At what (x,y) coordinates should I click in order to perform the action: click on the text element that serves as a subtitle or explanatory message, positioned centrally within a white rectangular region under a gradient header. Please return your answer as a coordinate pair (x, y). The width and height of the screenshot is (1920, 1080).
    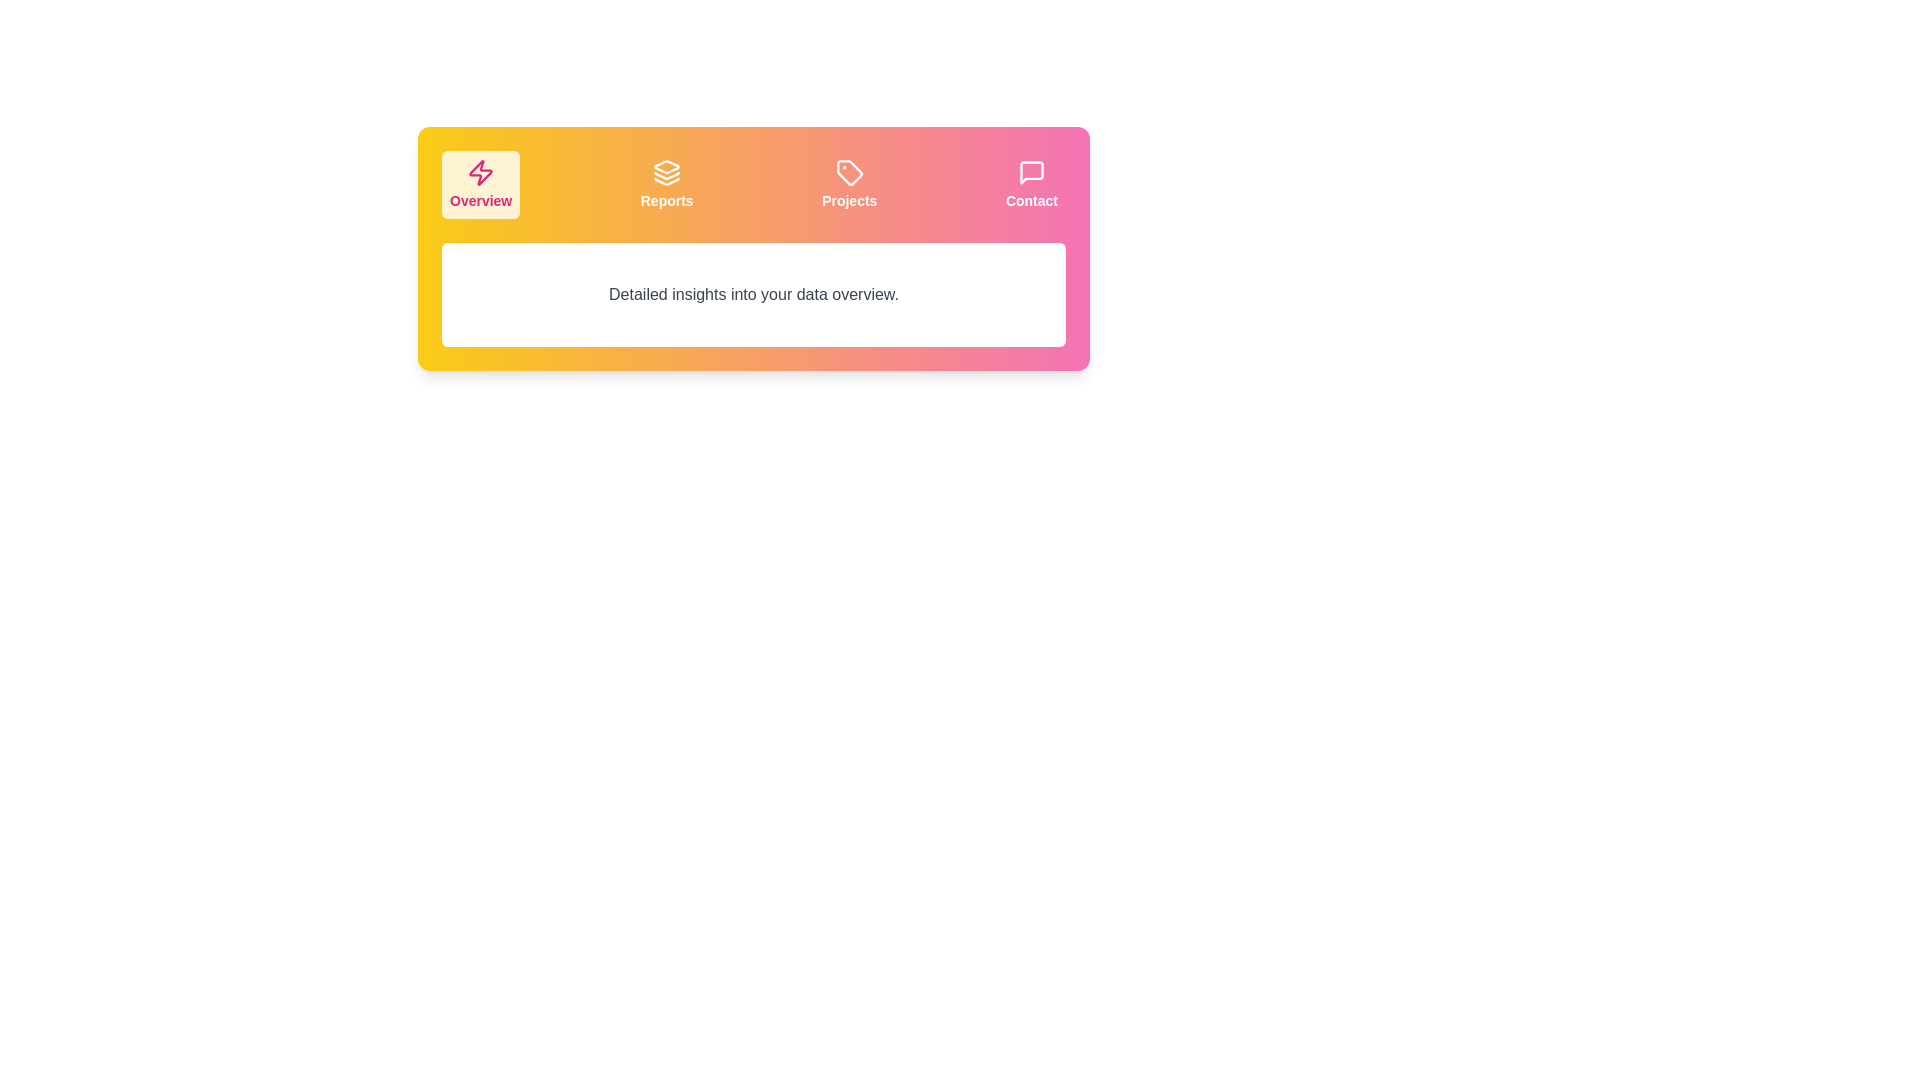
    Looking at the image, I should click on (752, 294).